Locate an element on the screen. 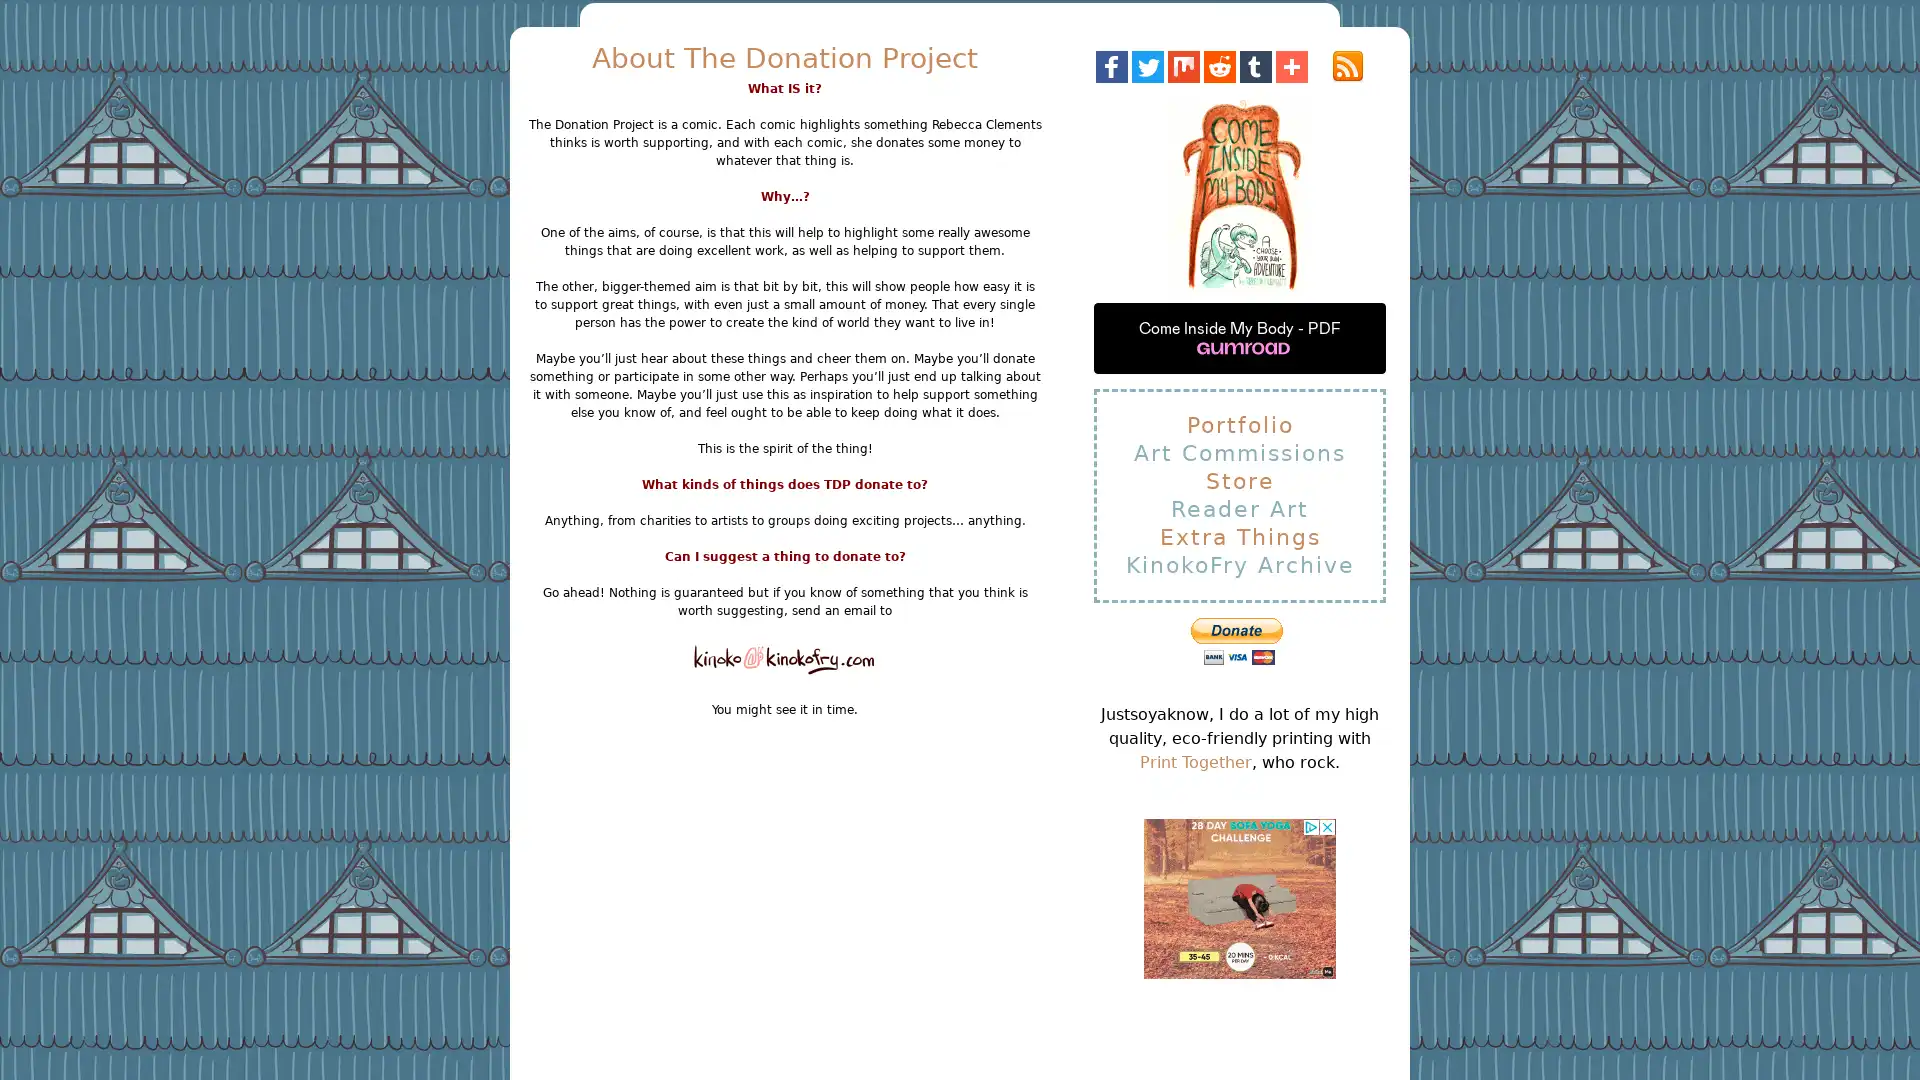  PayPal - The safer, easier way to pay online. is located at coordinates (1235, 641).